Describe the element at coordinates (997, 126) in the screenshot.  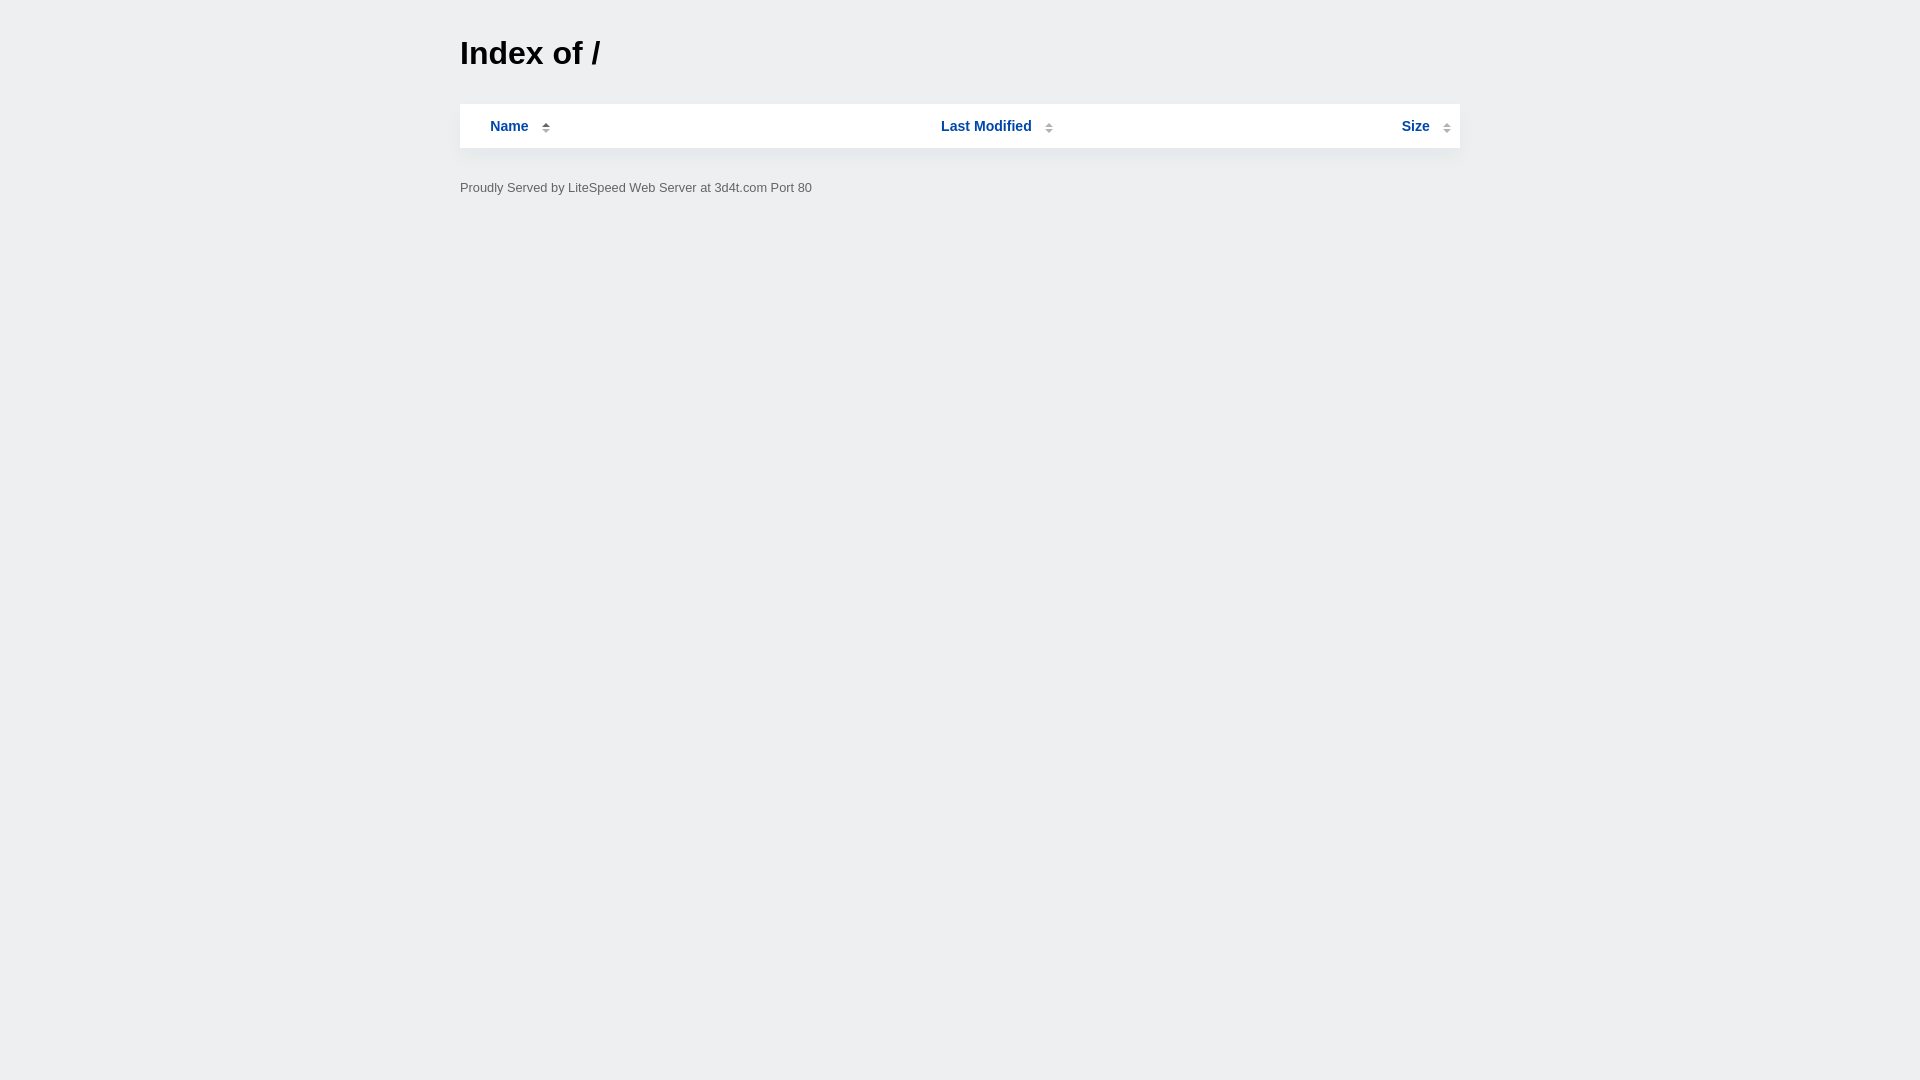
I see `'Last Modified'` at that location.